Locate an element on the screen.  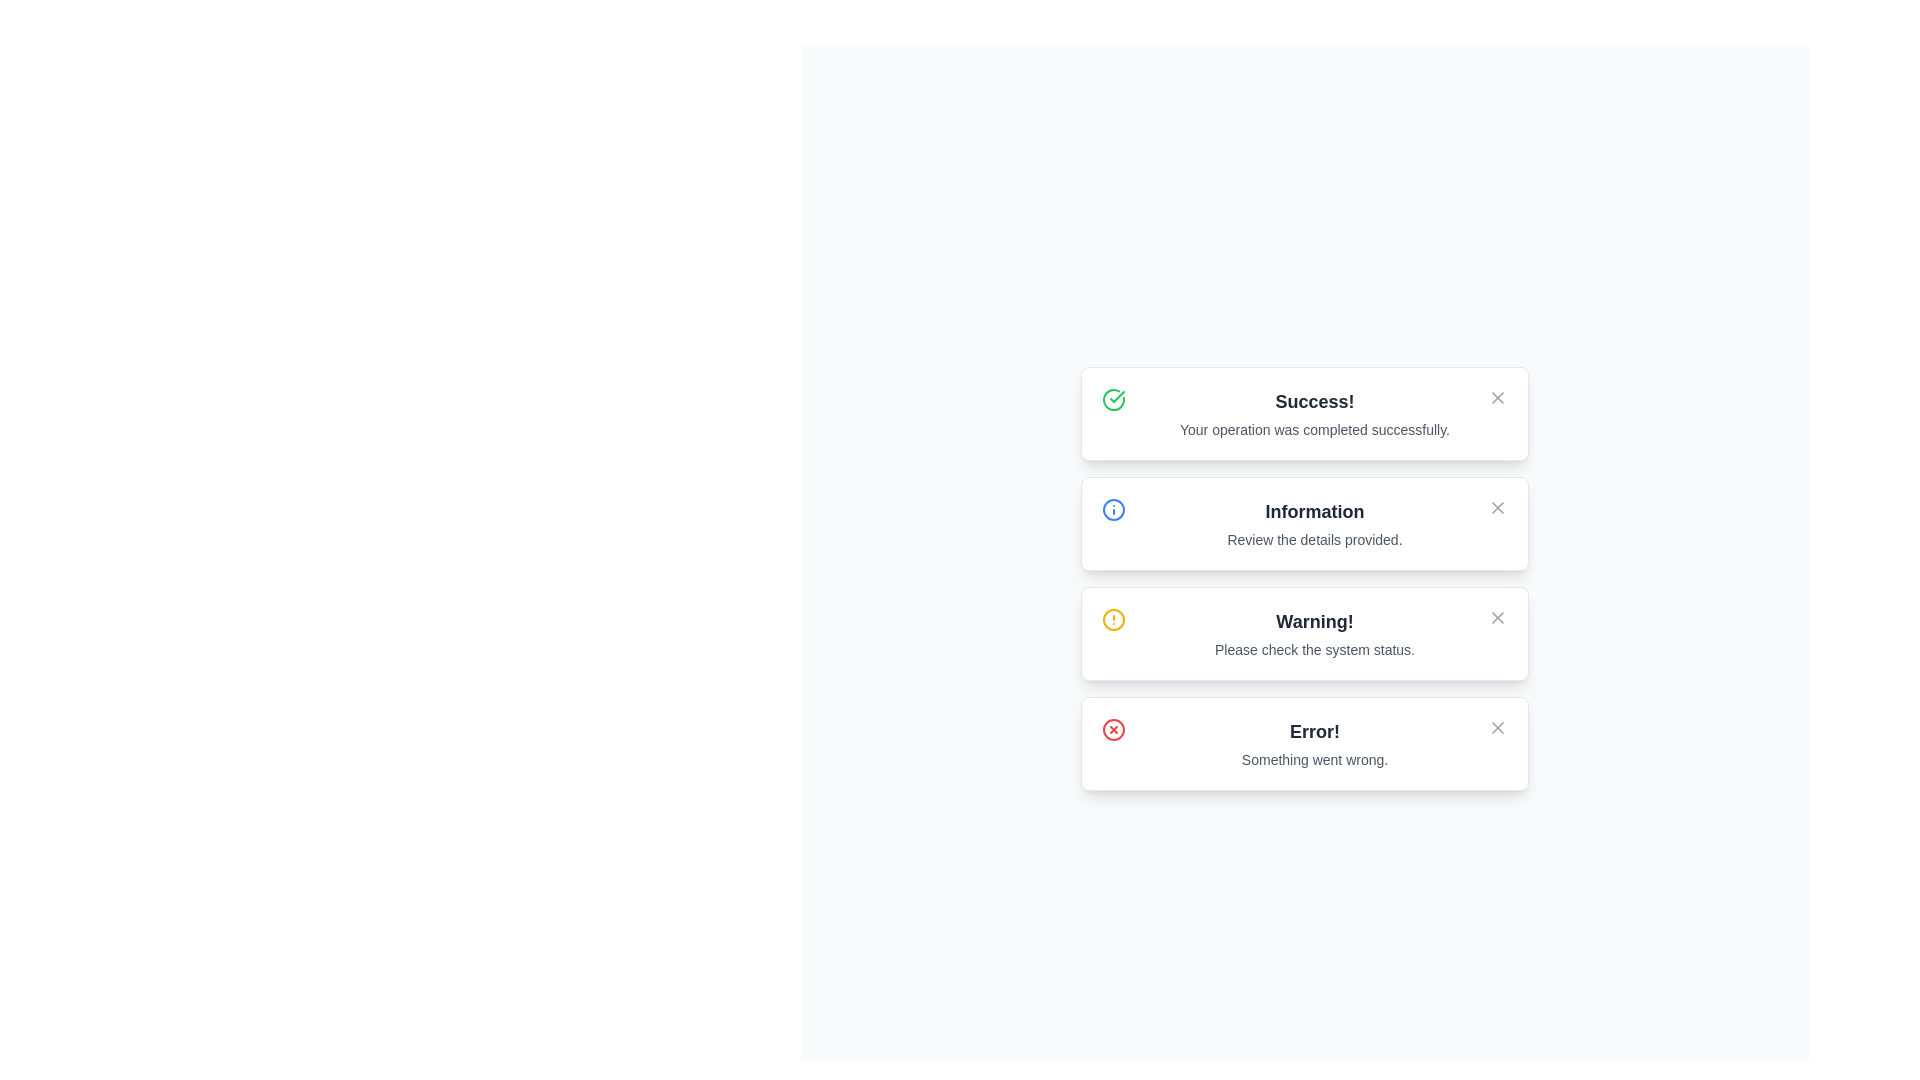
the close button located at the top-right corner of the 'Error!' box, aligned with the message 'Something went wrong.' is located at coordinates (1497, 728).